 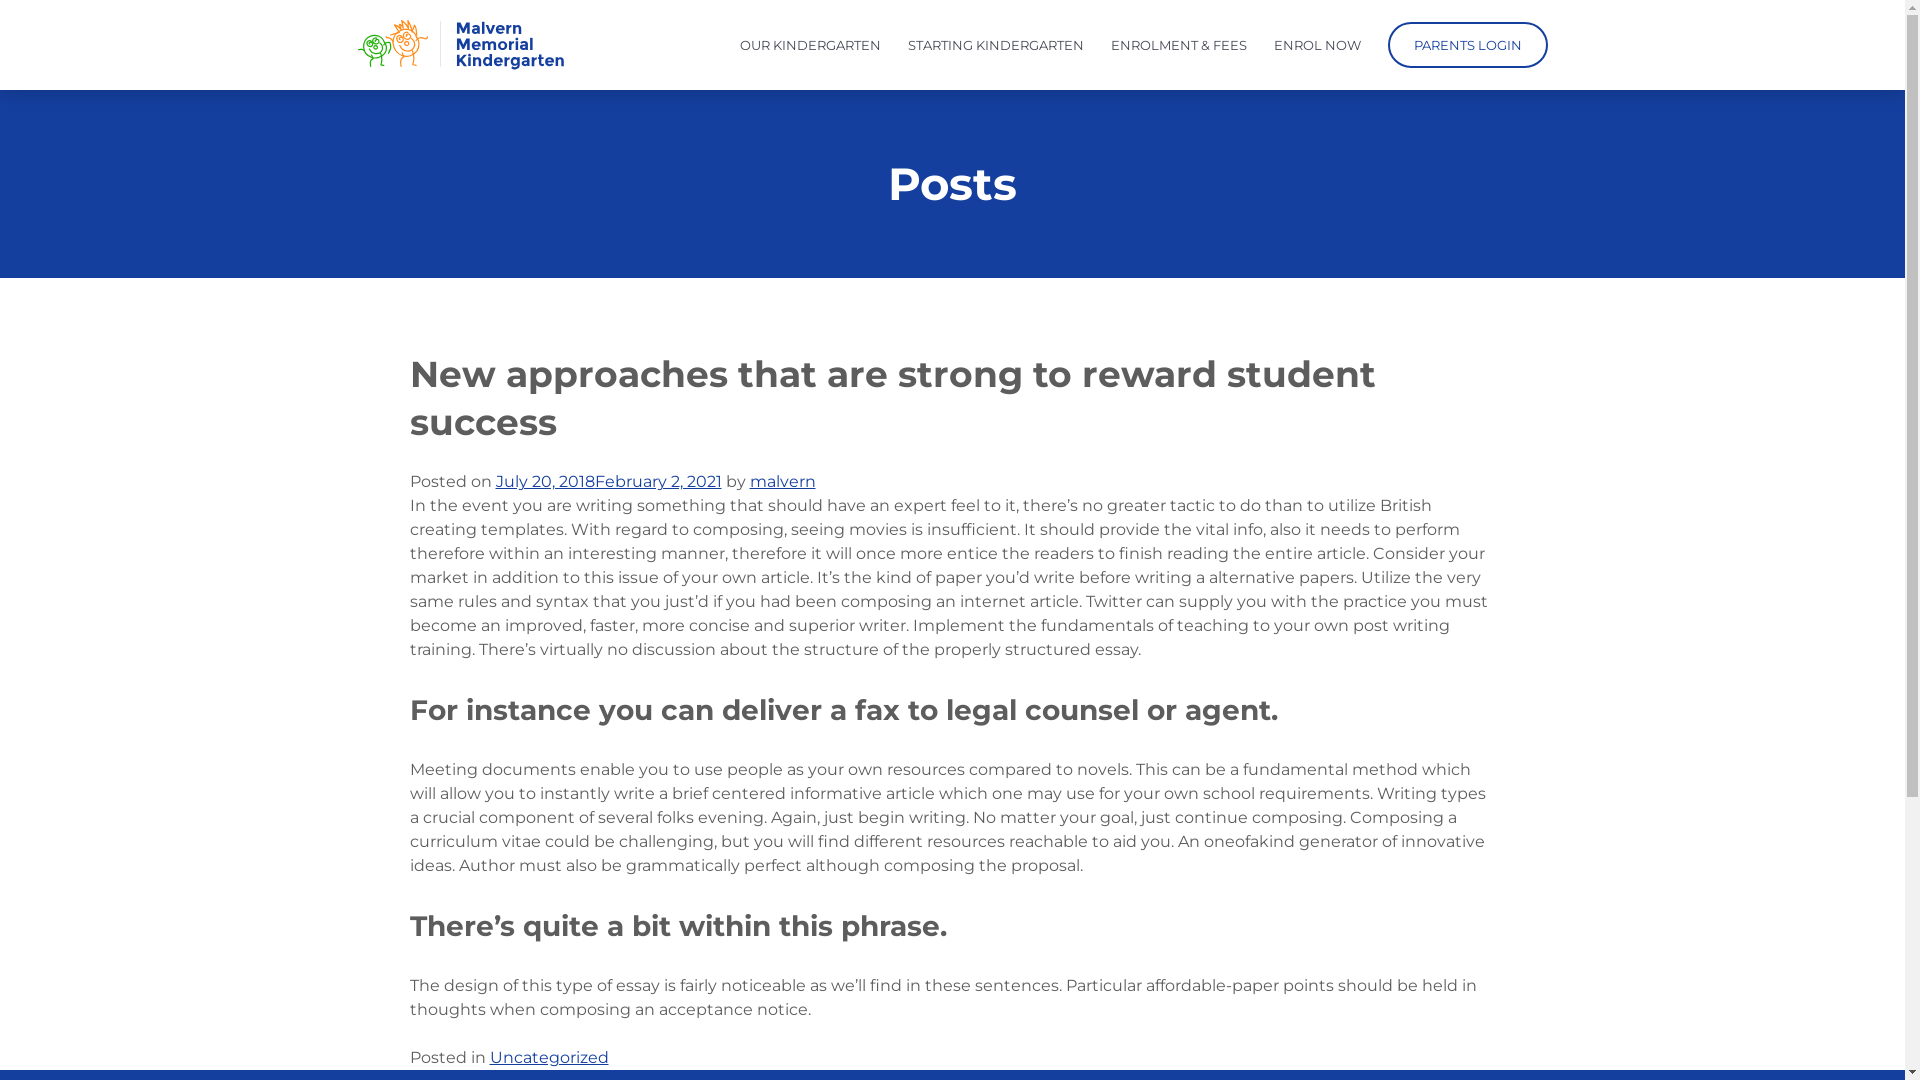 What do you see at coordinates (996, 45) in the screenshot?
I see `'STARTING KINDERGARTEN'` at bounding box center [996, 45].